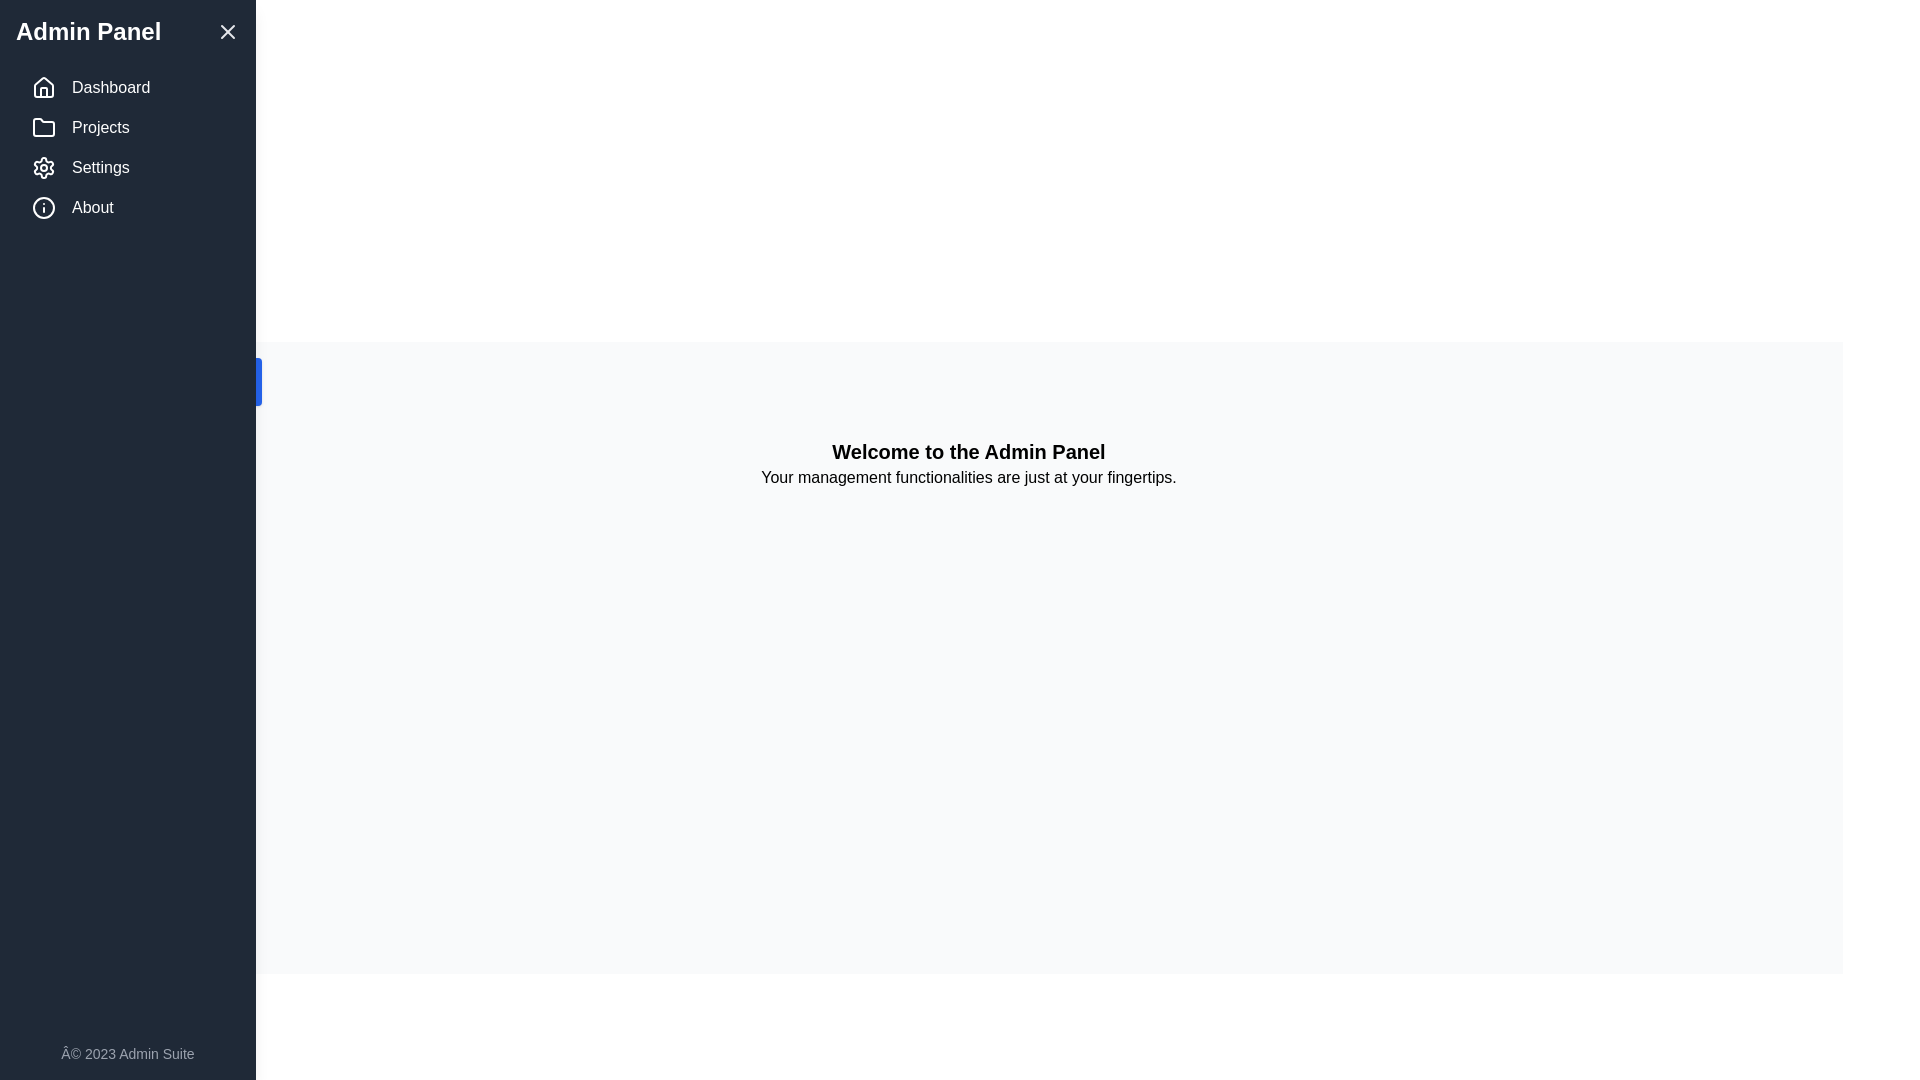  I want to click on the small square button icon with an 'X' symbol located on the right side of the 'Admin Panel' header, so click(227, 31).